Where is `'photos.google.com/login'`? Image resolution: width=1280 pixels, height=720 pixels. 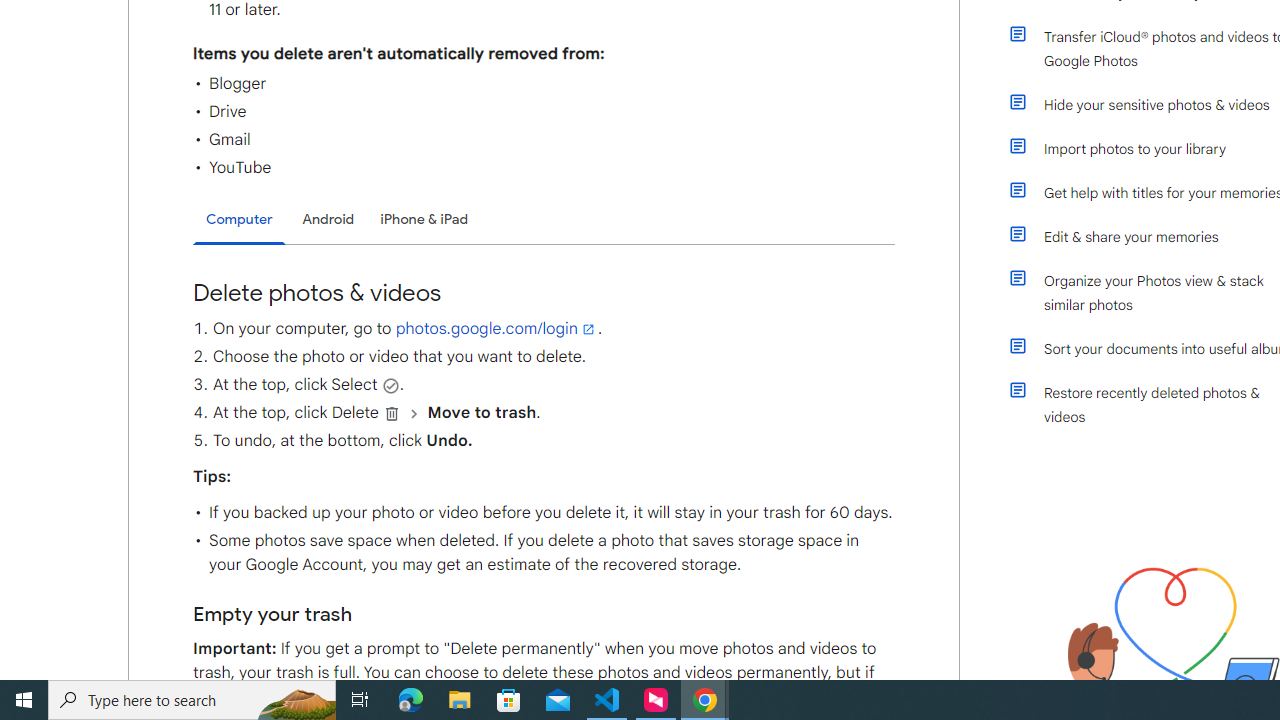 'photos.google.com/login' is located at coordinates (496, 328).